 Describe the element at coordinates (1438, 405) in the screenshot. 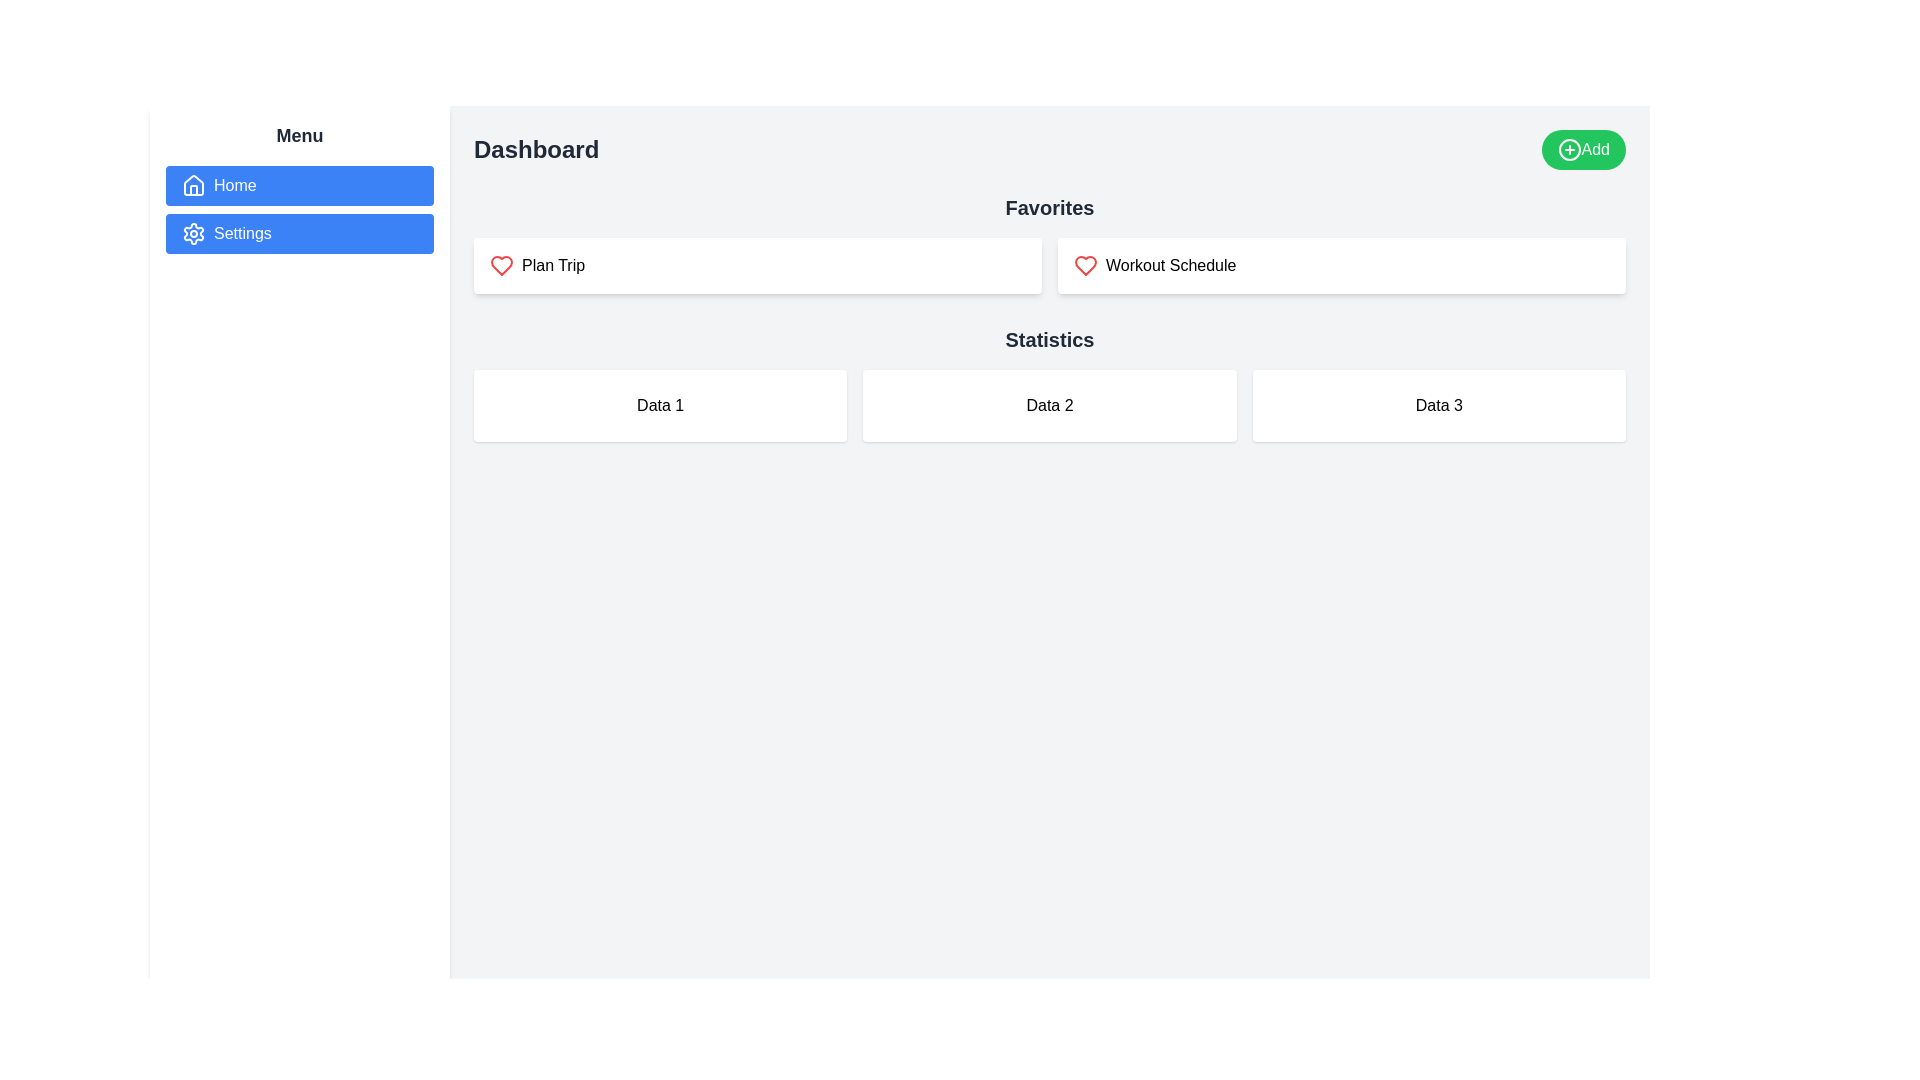

I see `the rectangular card labeled 'Data 3' which has a white background, rounded corners, and bold black text in the 'Statistics' section` at that location.